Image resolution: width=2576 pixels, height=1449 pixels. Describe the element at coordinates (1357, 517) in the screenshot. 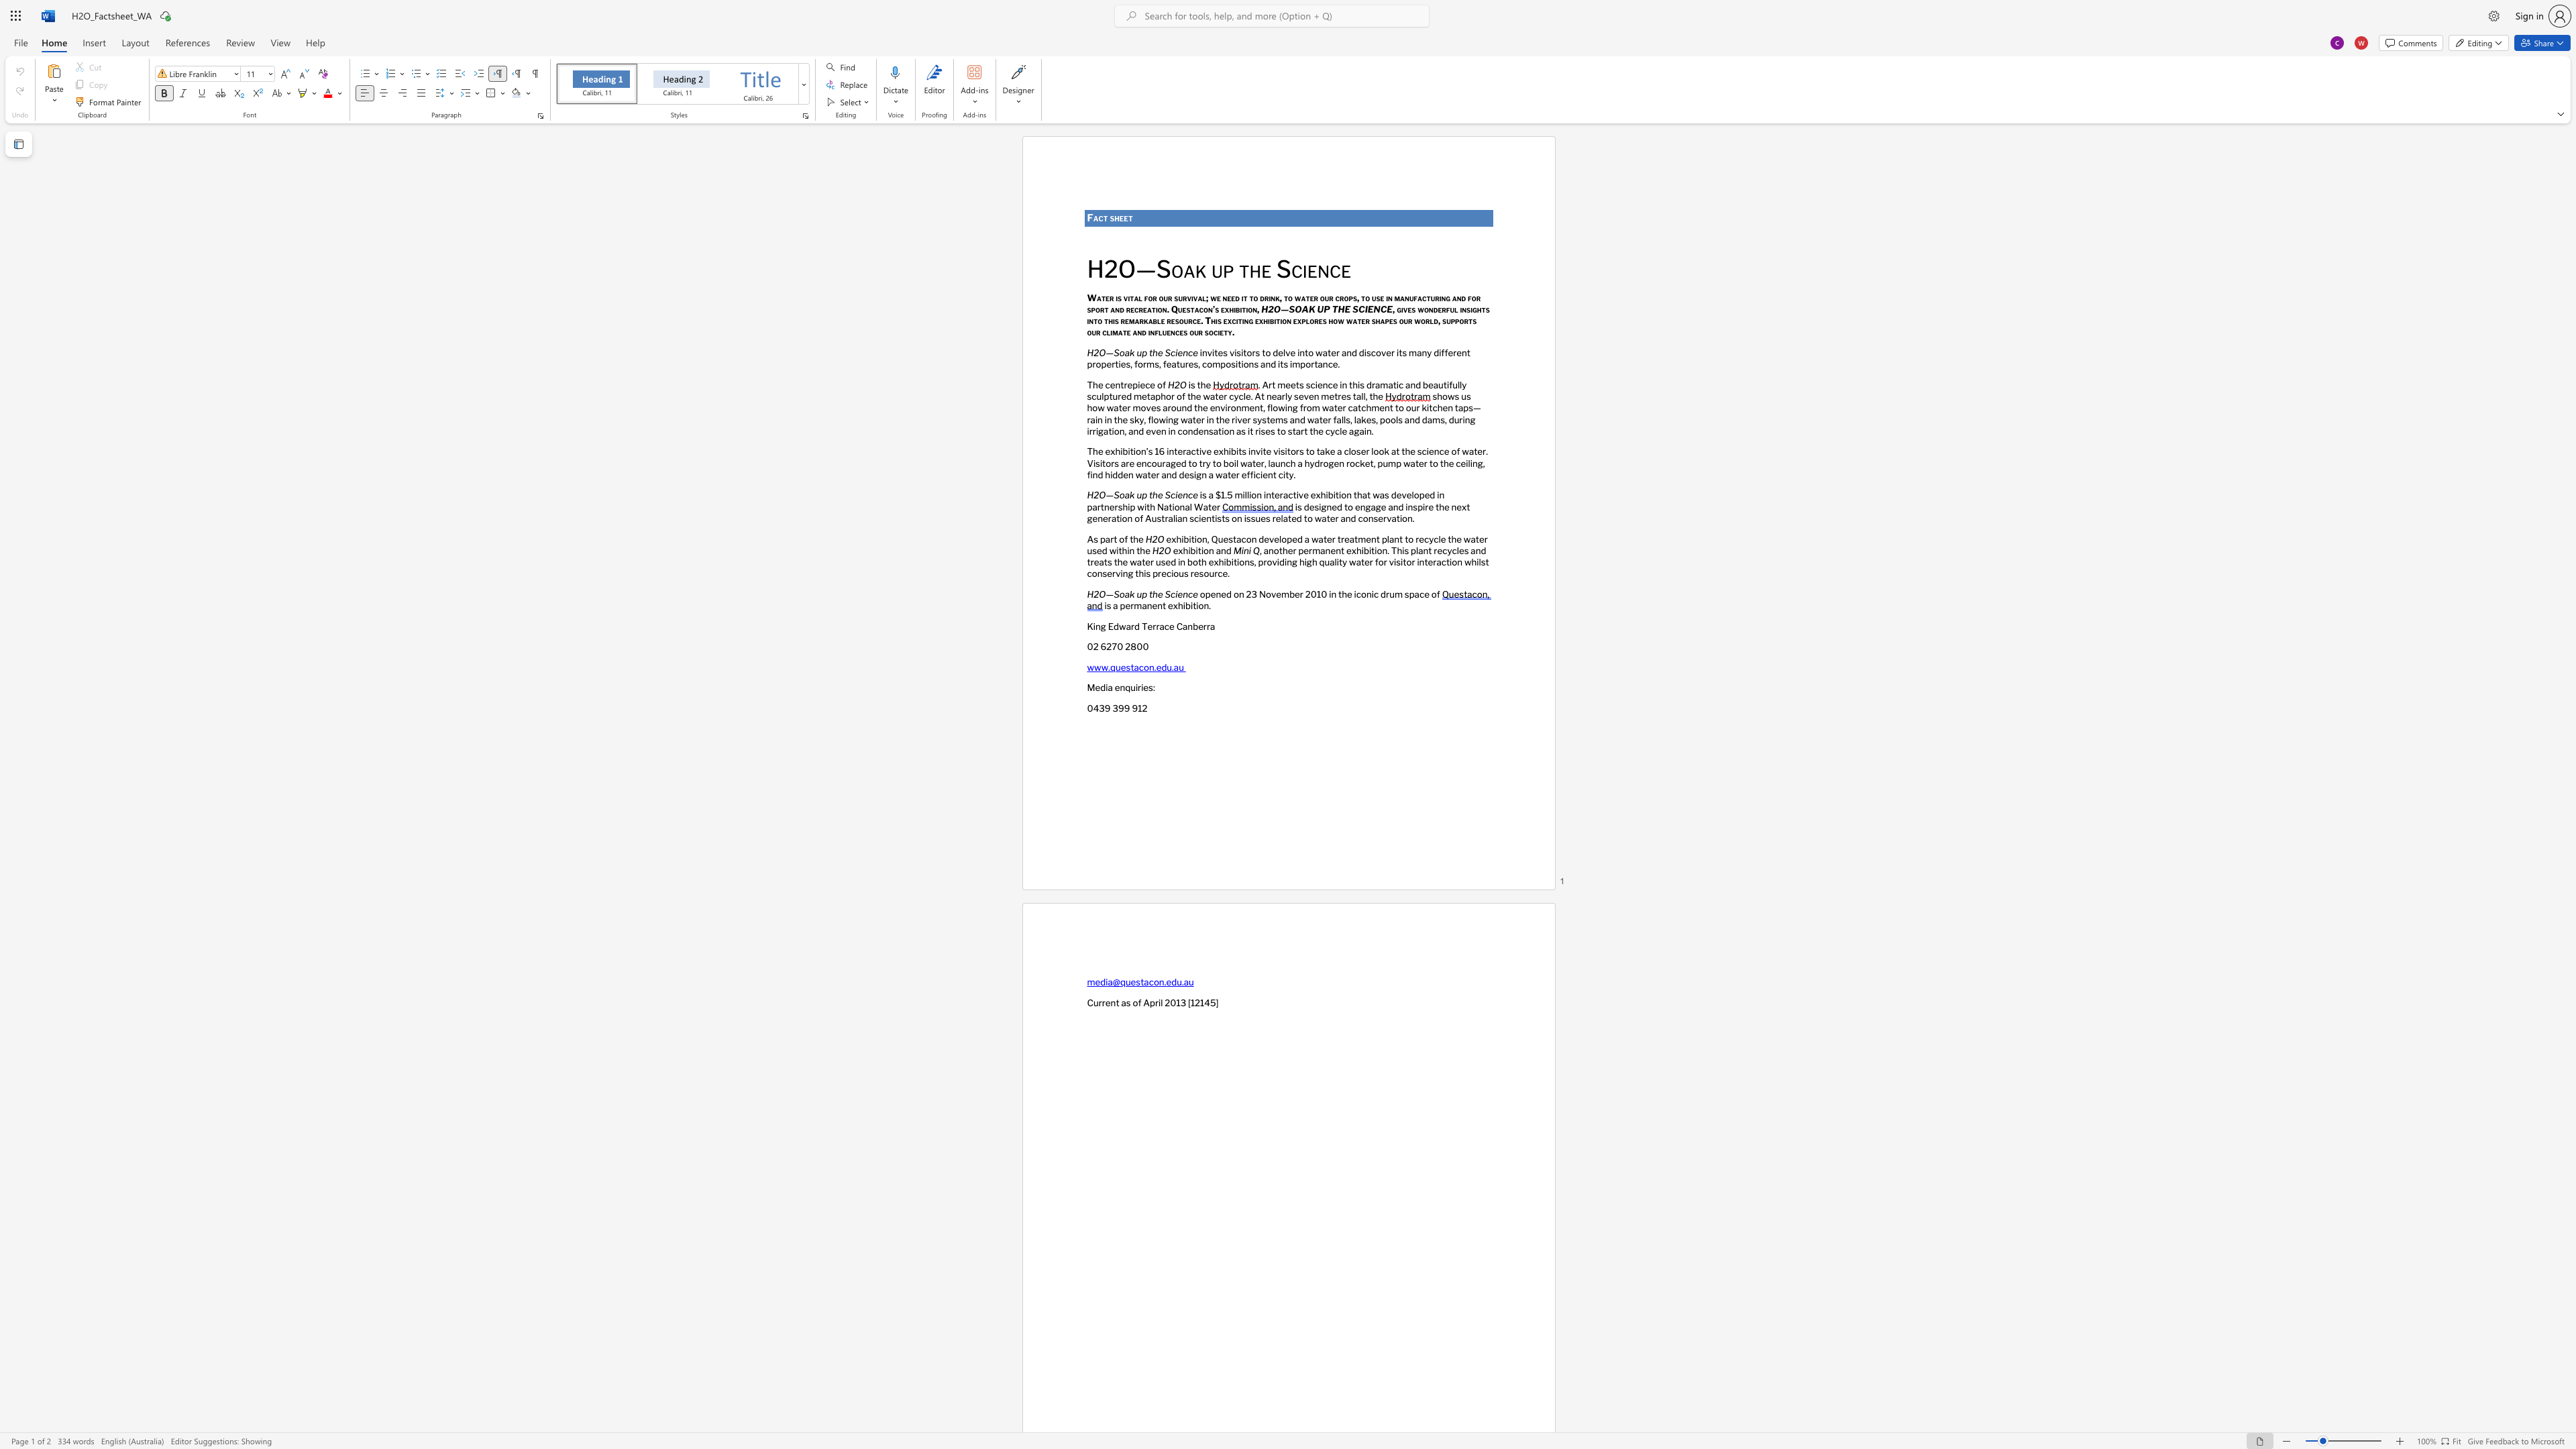

I see `the subset text "con" within the text "is designed to engage and inspire the next generation of Australian scientists on issues related to water and conservation."` at that location.